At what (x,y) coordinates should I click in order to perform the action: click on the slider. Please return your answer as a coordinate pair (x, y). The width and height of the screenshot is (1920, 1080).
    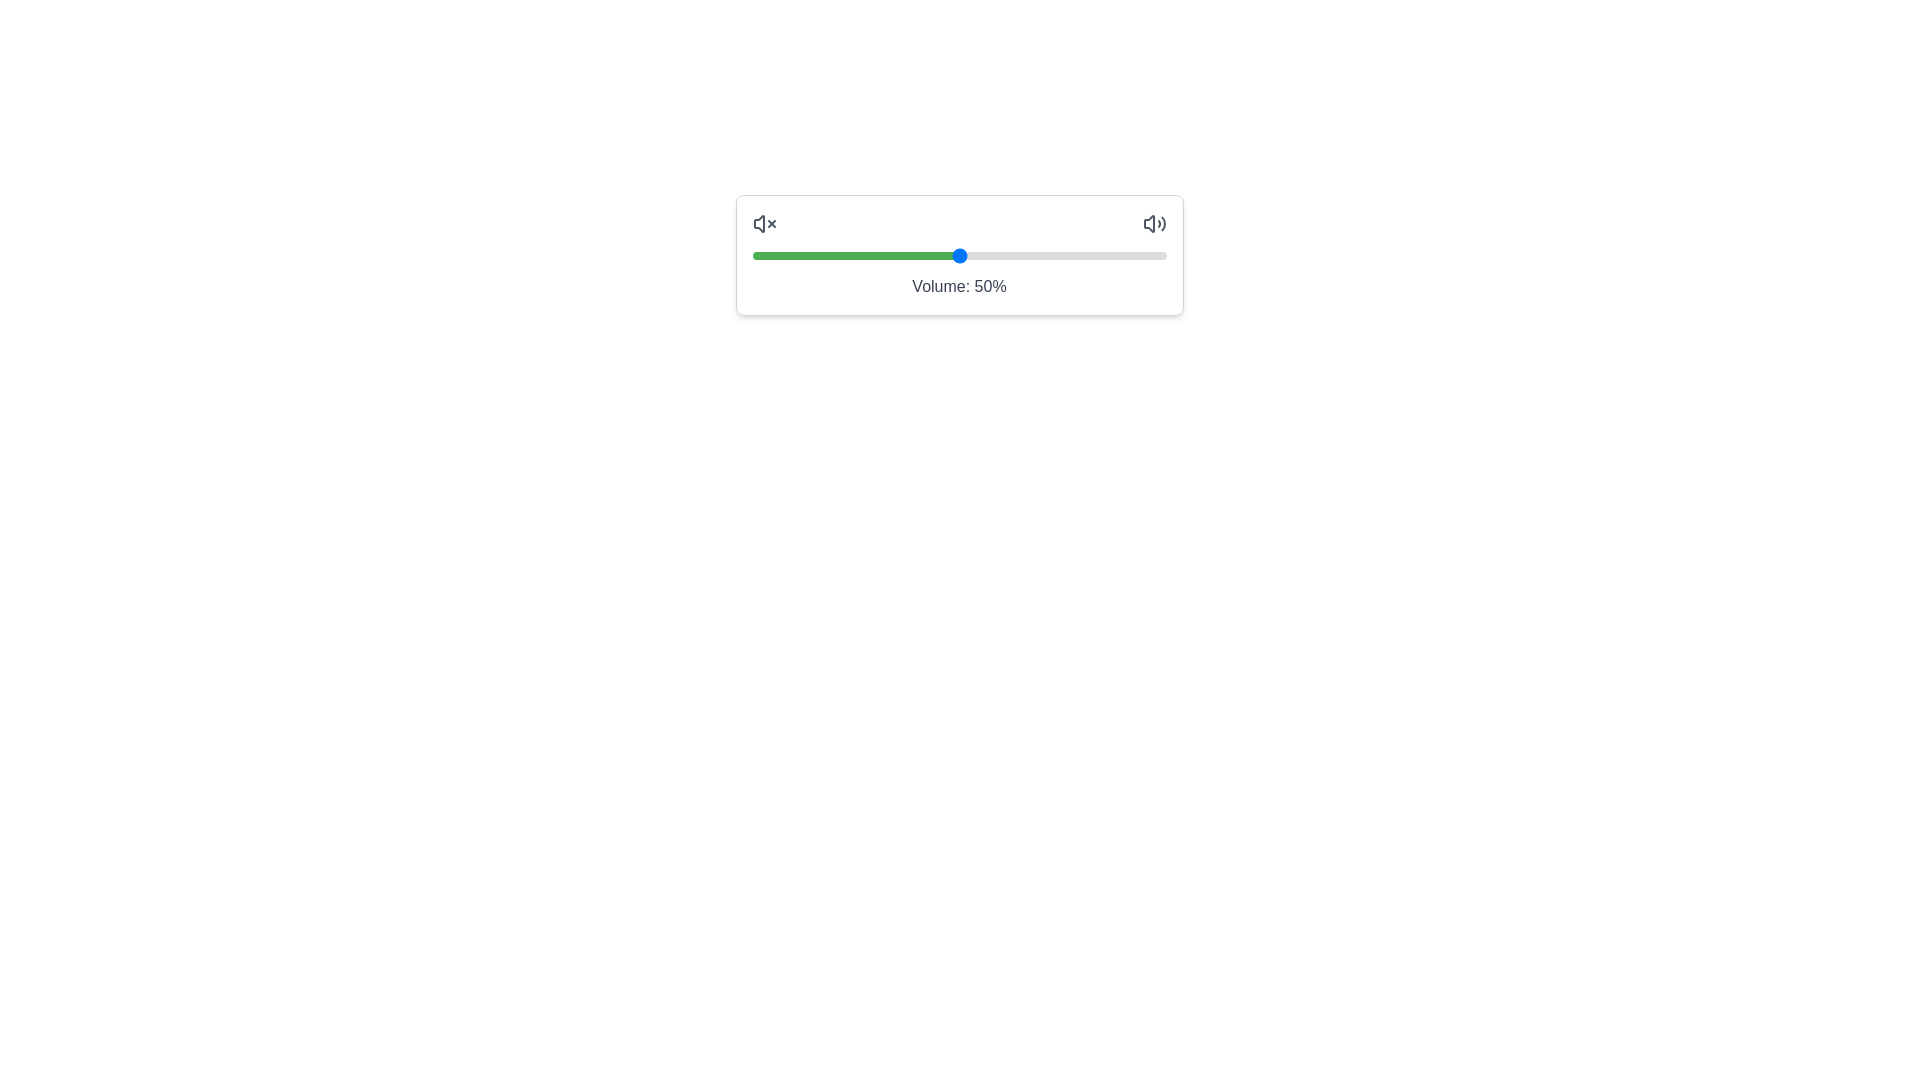
    Looking at the image, I should click on (992, 254).